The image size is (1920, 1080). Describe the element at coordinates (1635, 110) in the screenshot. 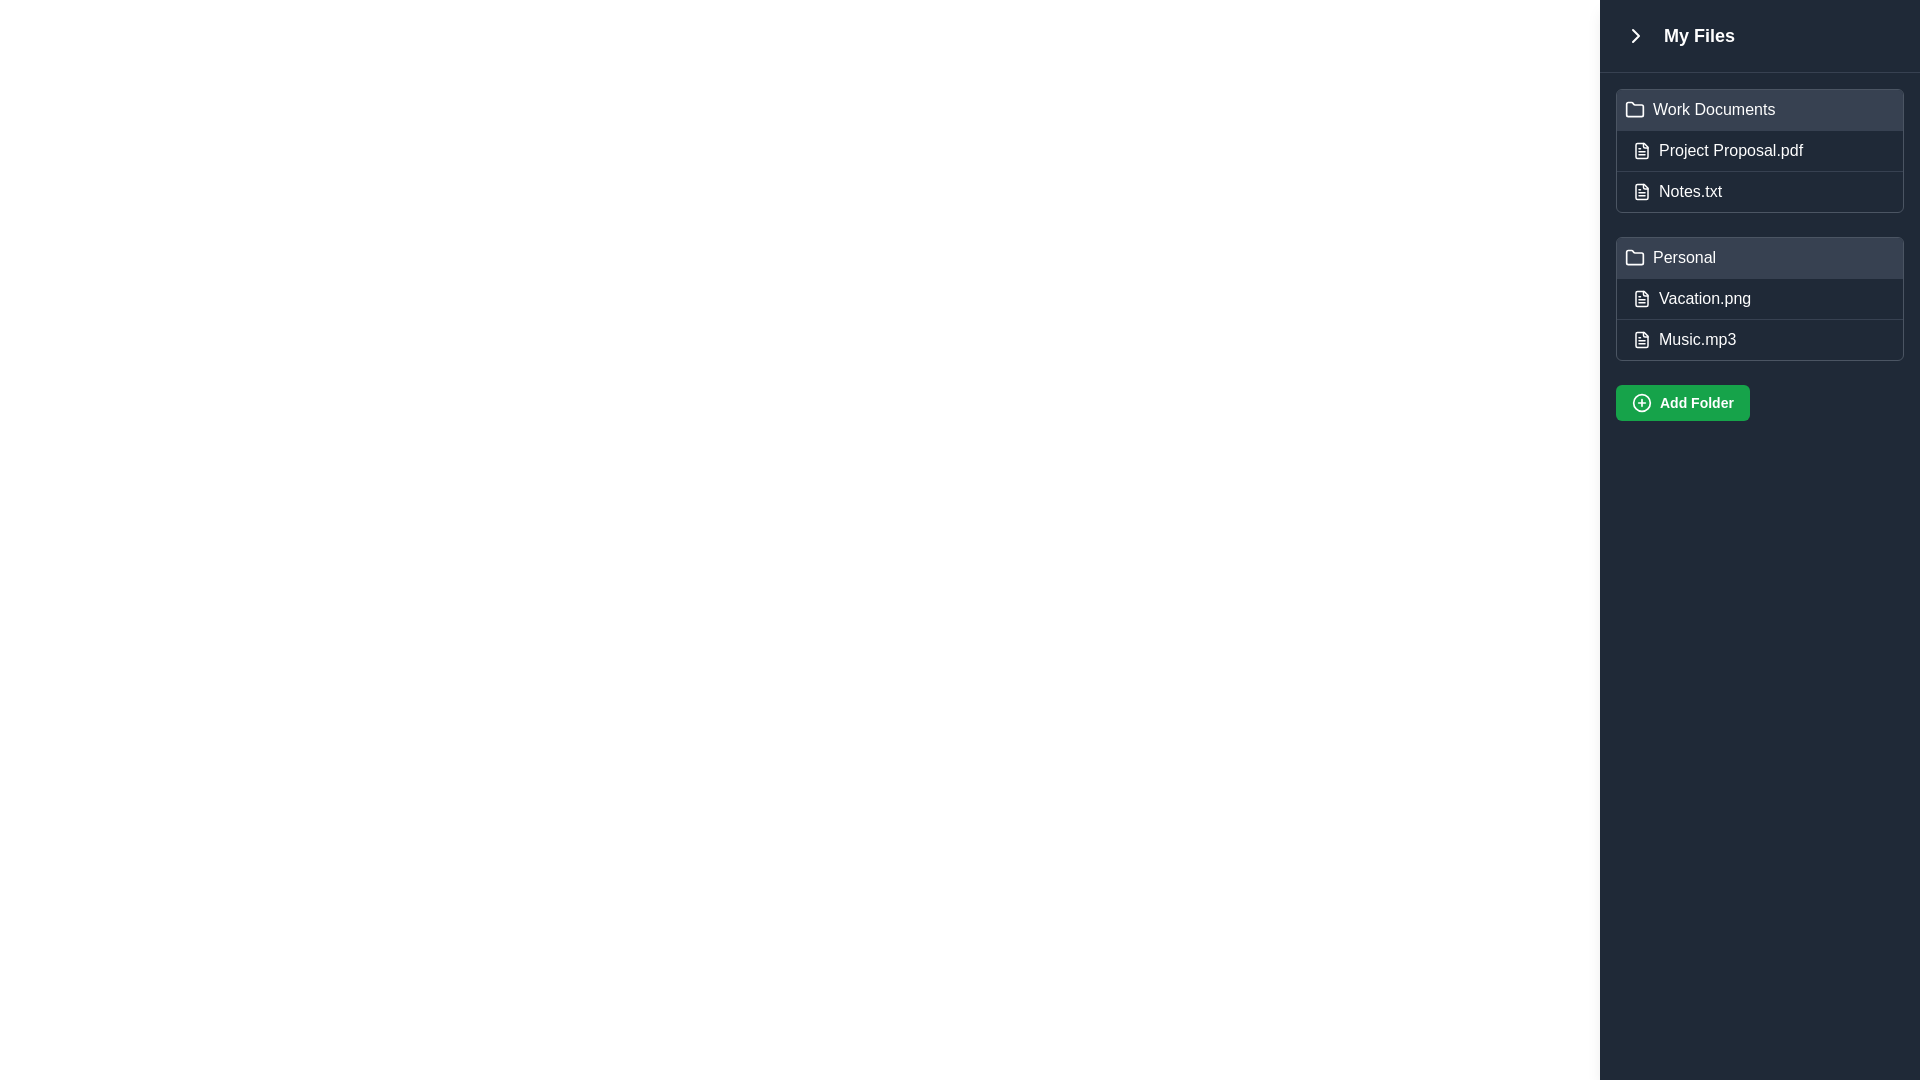

I see `the Folder icon, which is a simple outline-style icon representing a file directory, located within the 'Work Documents' section on the right sidebar` at that location.